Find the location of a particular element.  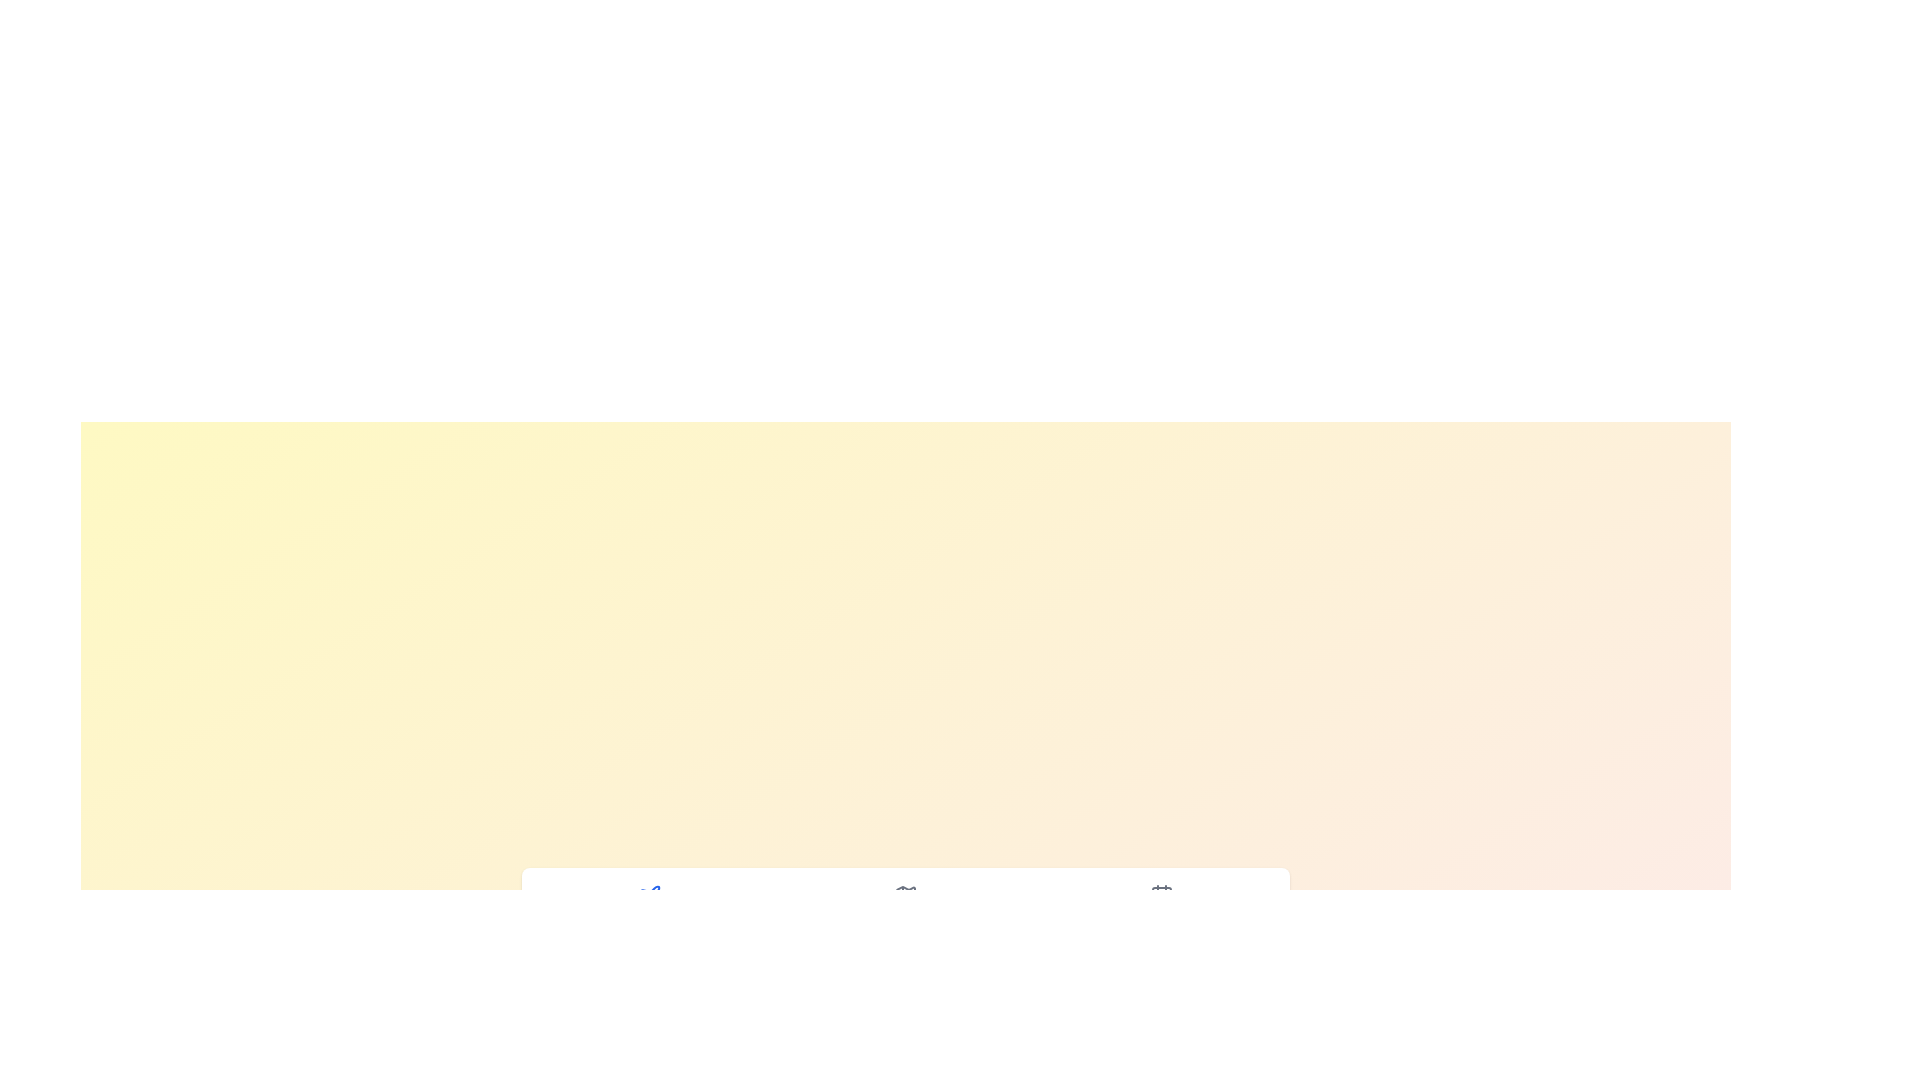

the Schedule tab to view its content is located at coordinates (1161, 907).